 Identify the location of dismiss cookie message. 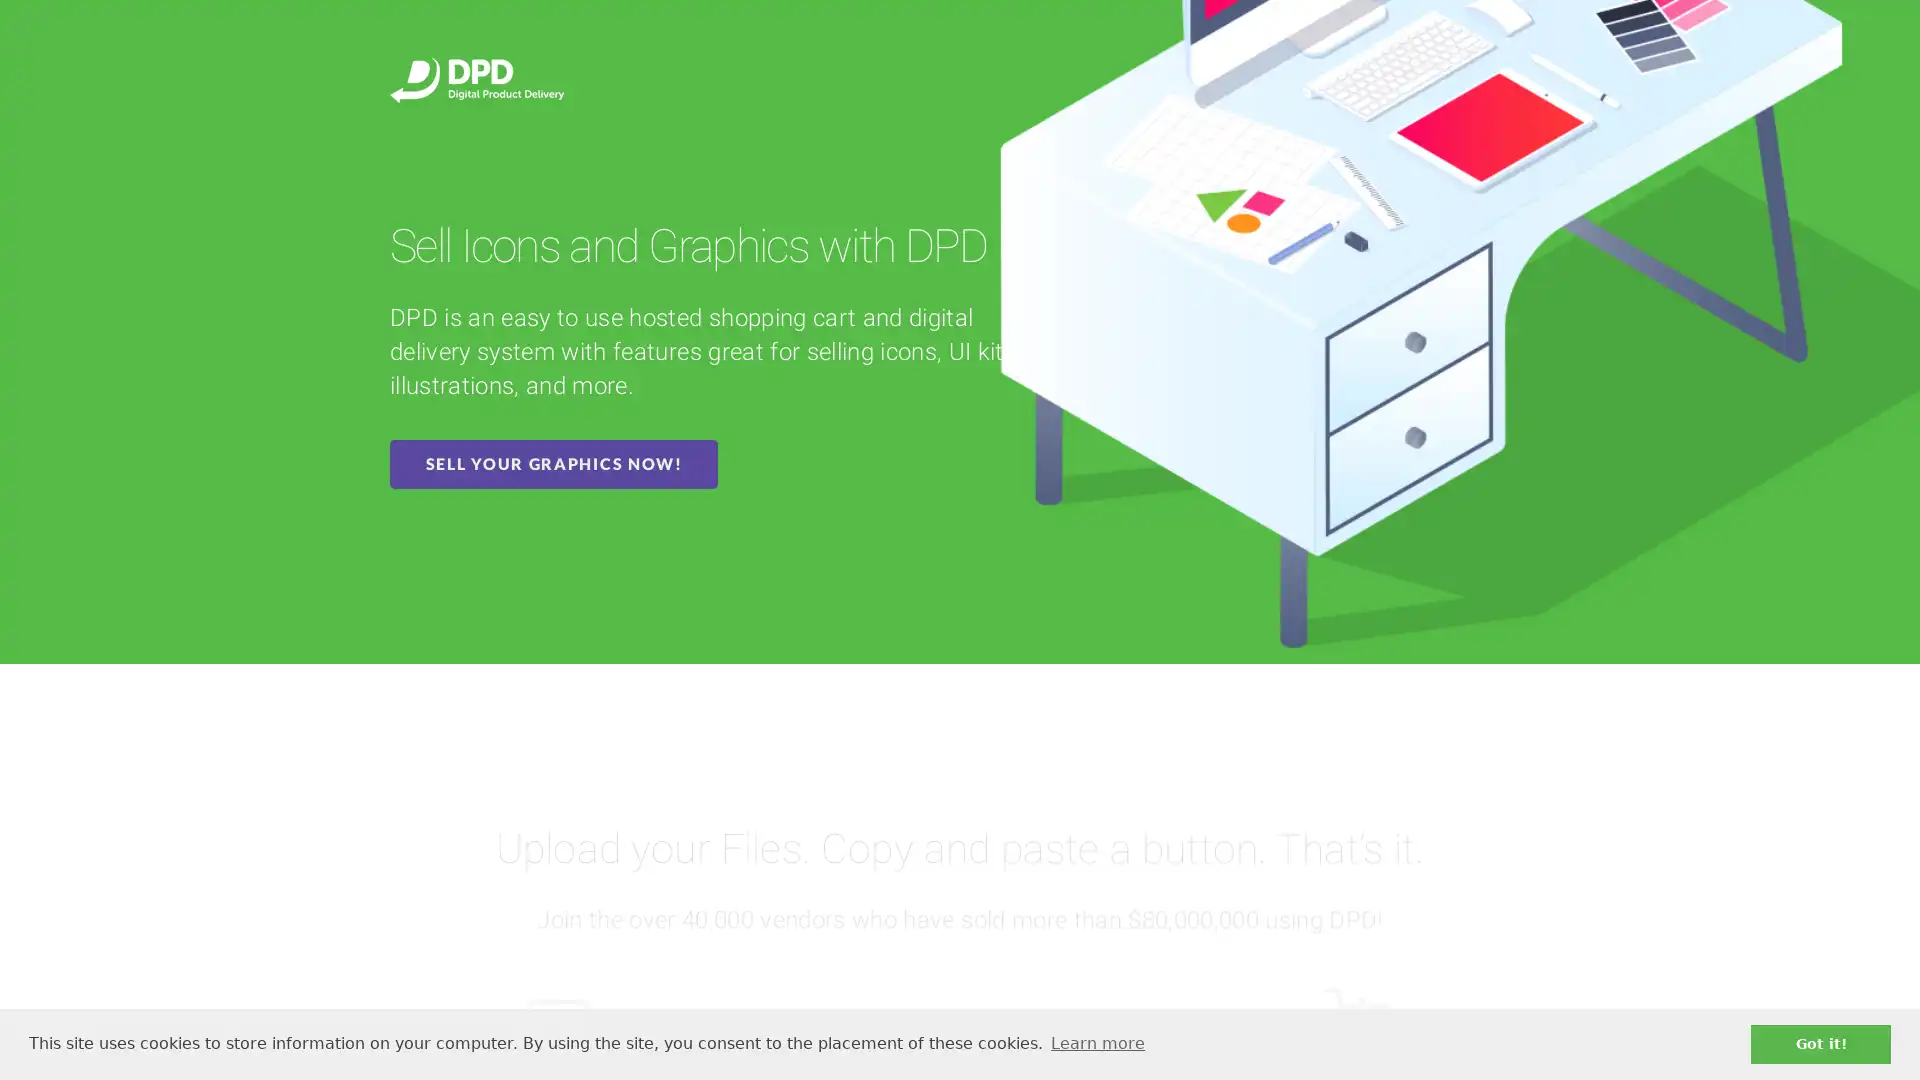
(1820, 1043).